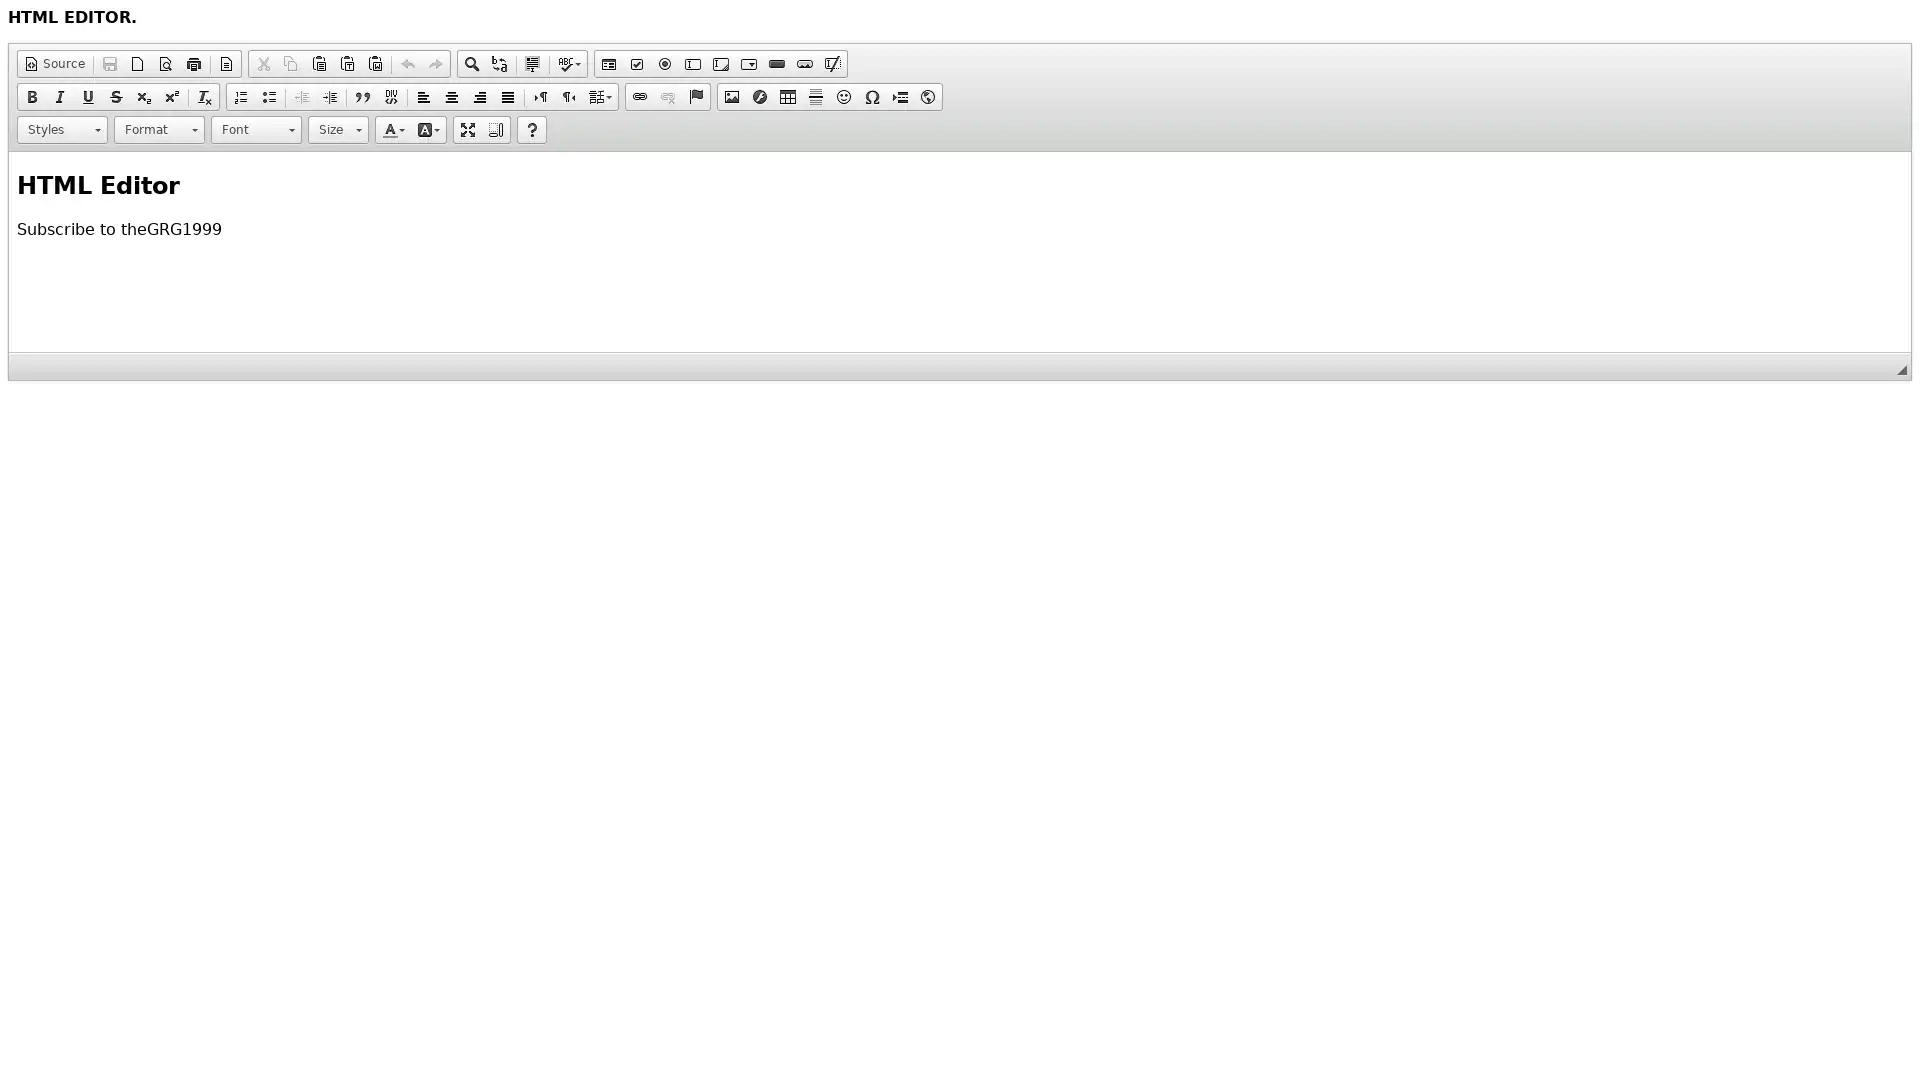 The width and height of the screenshot is (1920, 1080). I want to click on Insert/Remove Bulleted List, so click(267, 96).